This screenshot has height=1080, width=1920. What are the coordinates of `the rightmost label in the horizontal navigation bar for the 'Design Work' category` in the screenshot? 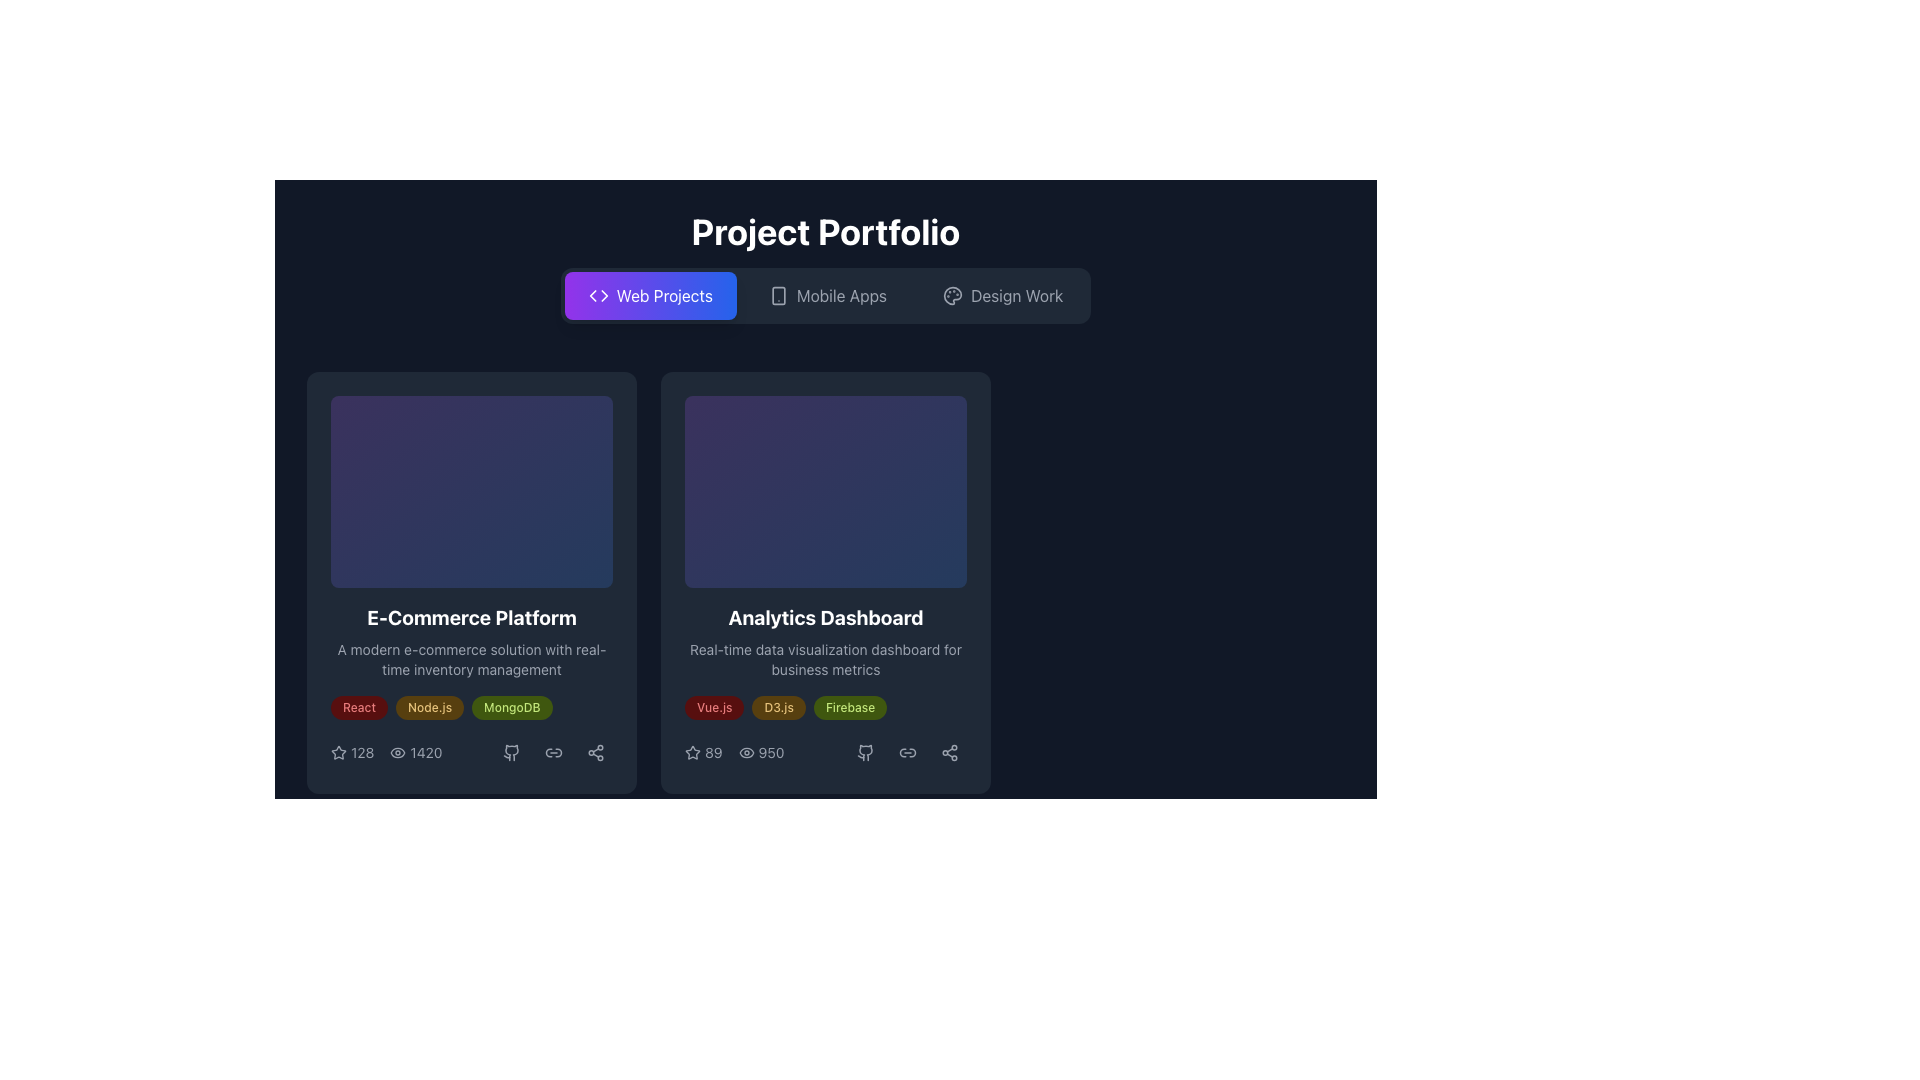 It's located at (1017, 296).